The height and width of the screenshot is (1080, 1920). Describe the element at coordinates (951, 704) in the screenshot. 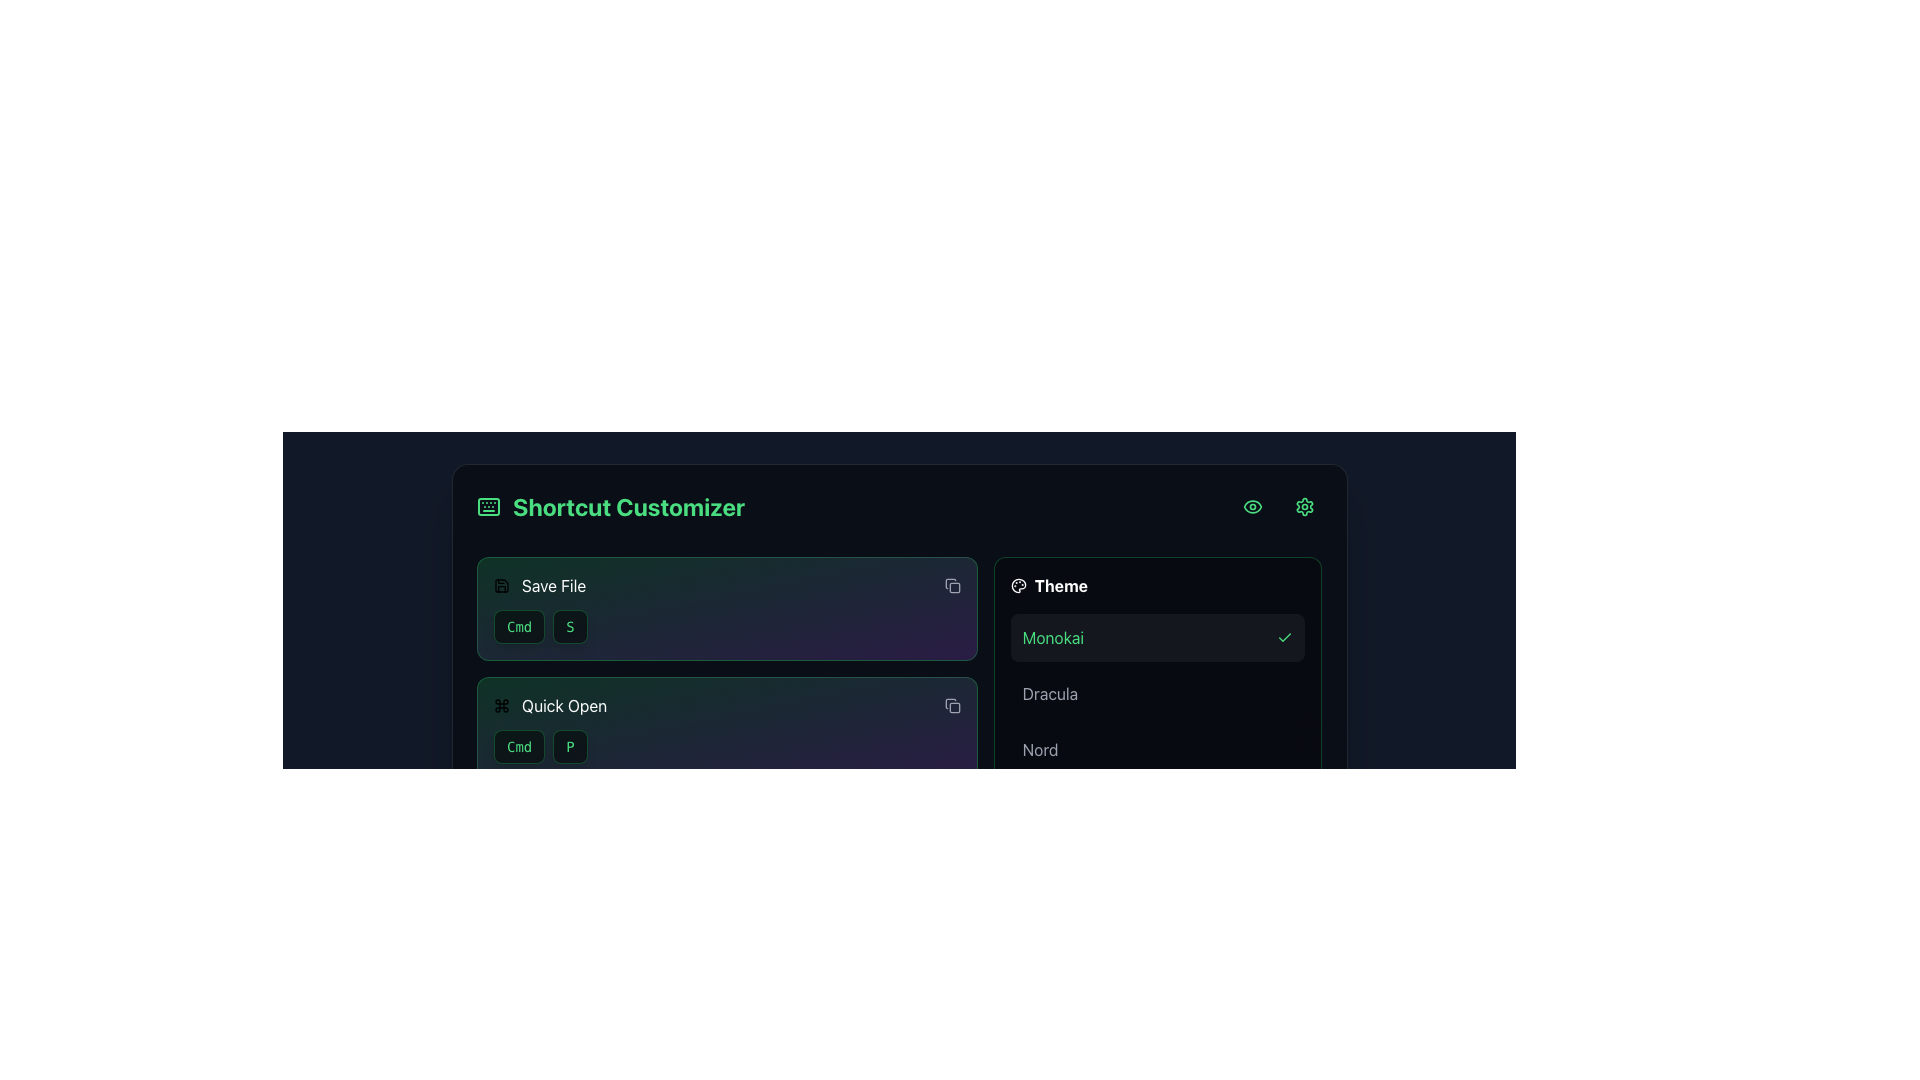

I see `the rightmost button in the toolbar of the 'Quick Open' section` at that location.